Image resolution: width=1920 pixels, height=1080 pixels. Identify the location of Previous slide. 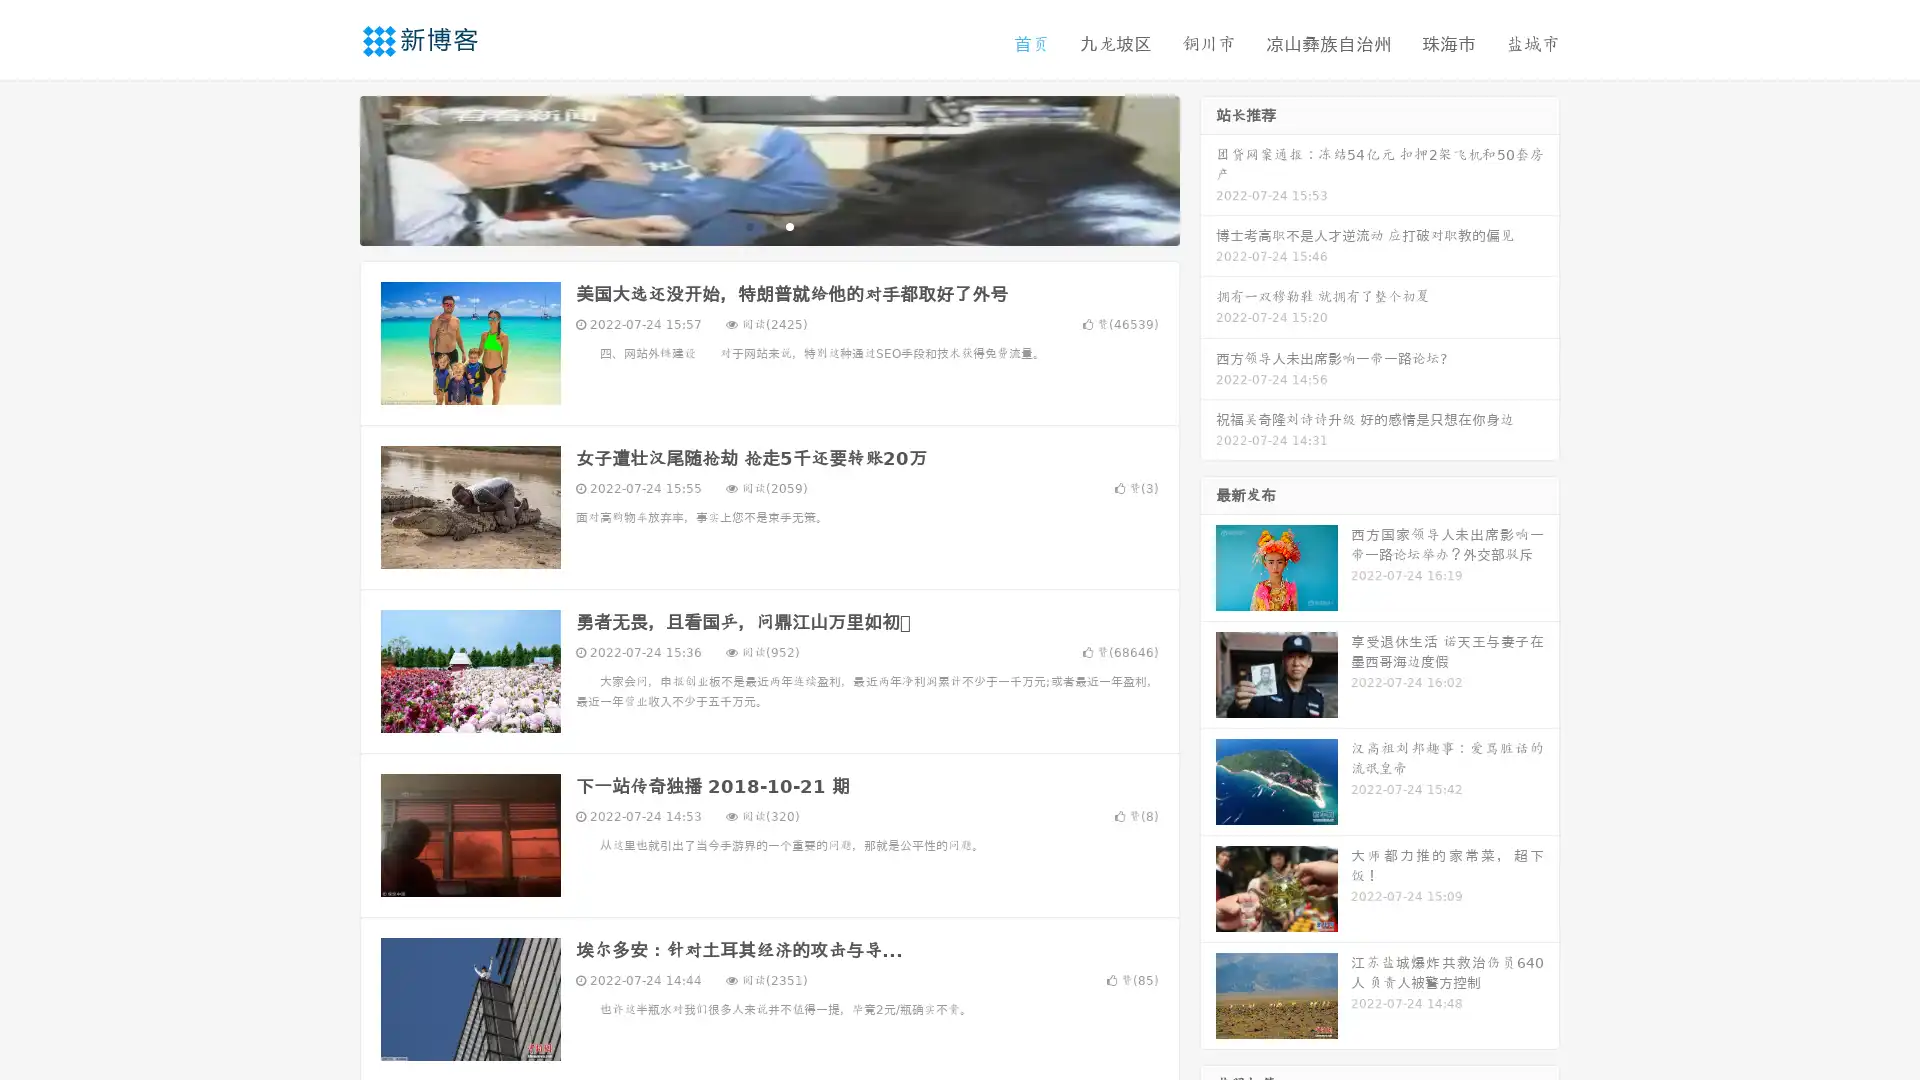
(330, 168).